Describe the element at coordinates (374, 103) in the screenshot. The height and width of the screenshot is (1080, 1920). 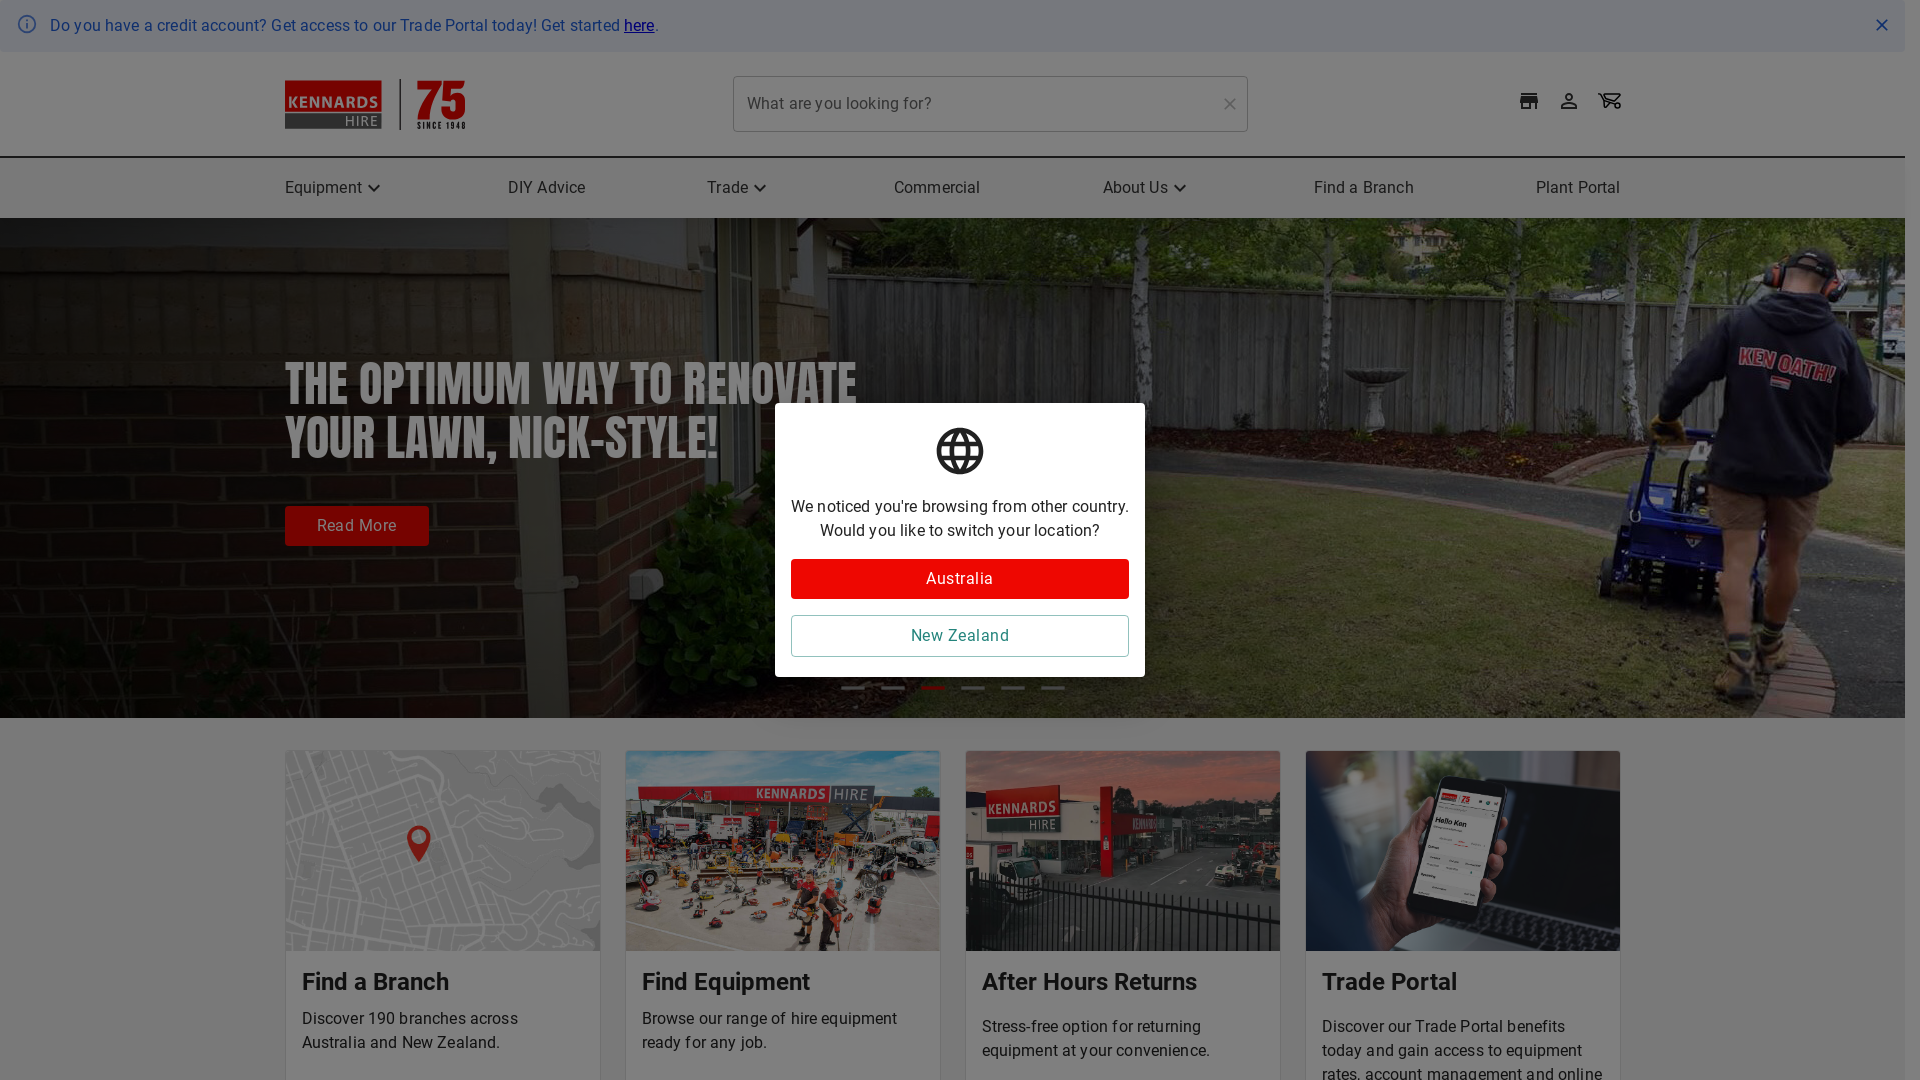
I see `'Kennards Hire - Hire or Rent Equipment, Tools & Supplies'` at that location.